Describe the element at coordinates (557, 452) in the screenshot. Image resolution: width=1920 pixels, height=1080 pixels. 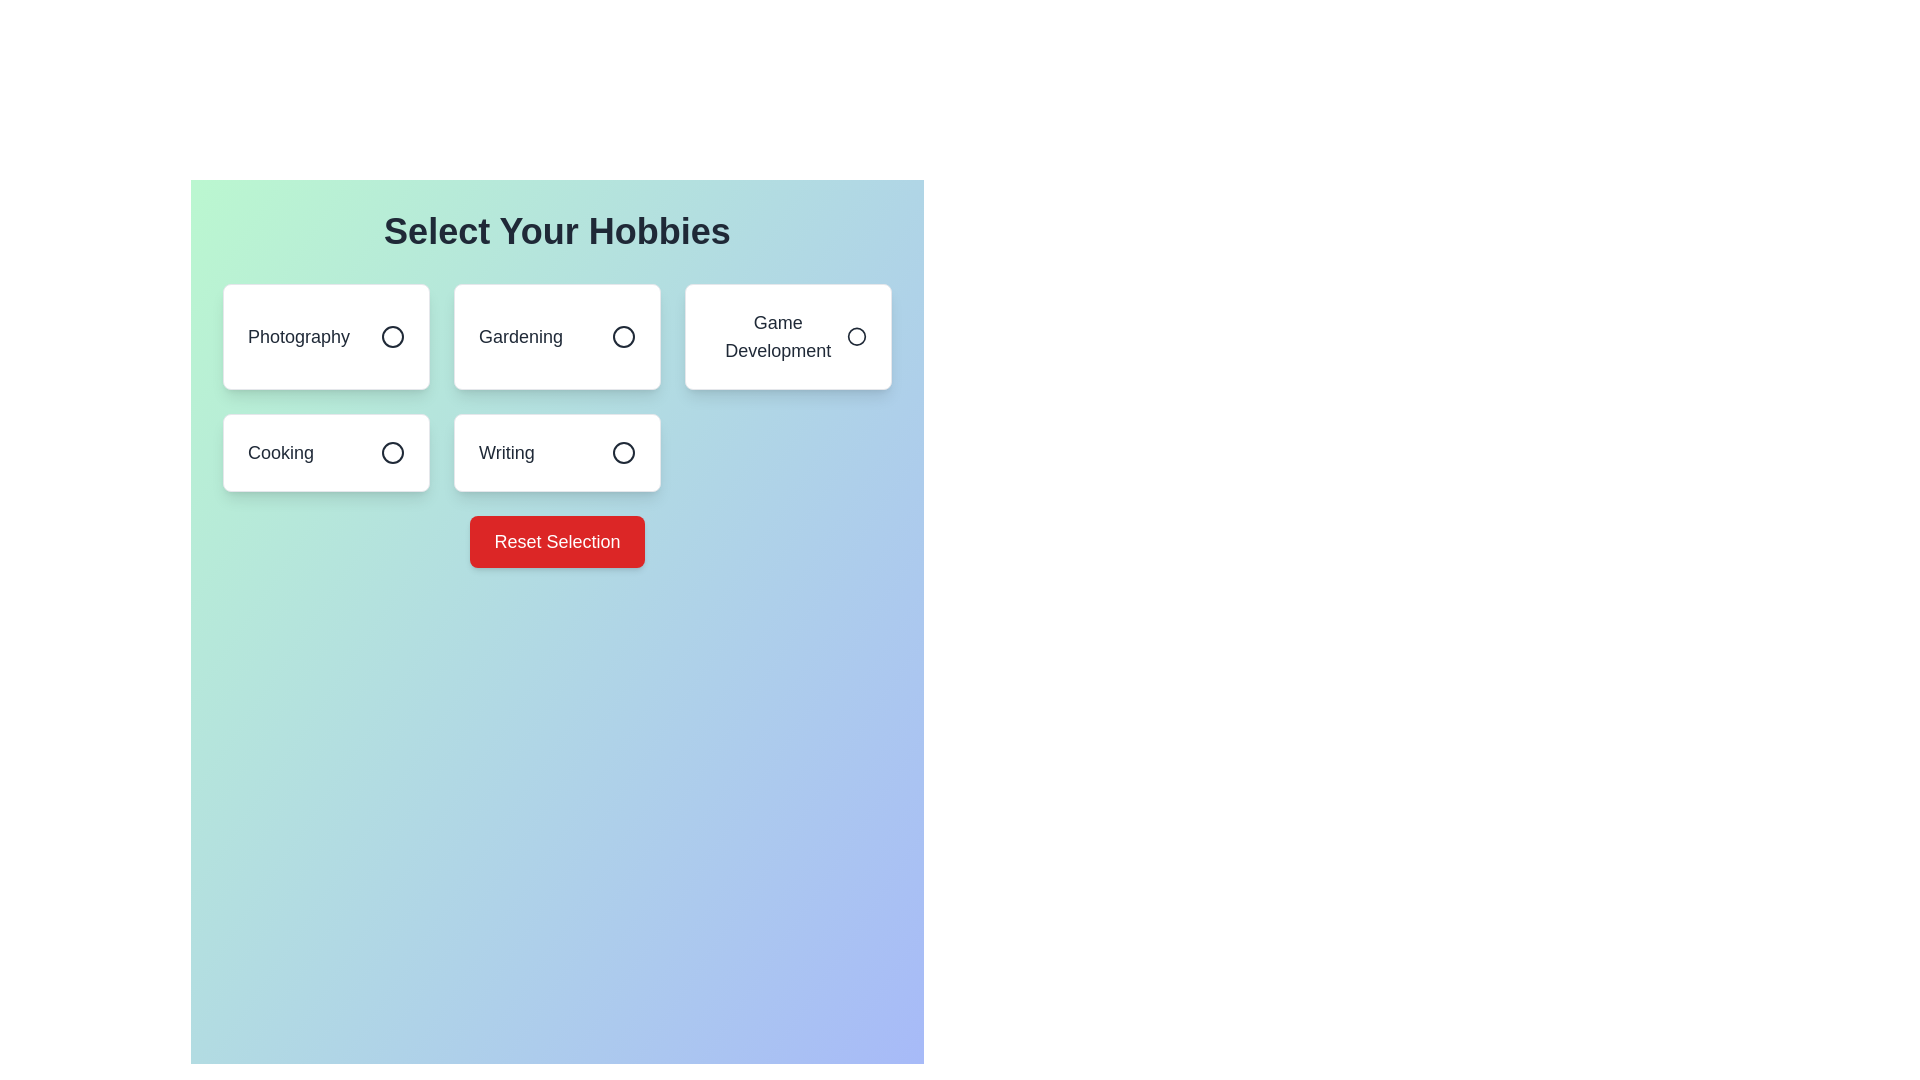
I see `the hobby item Writing` at that location.